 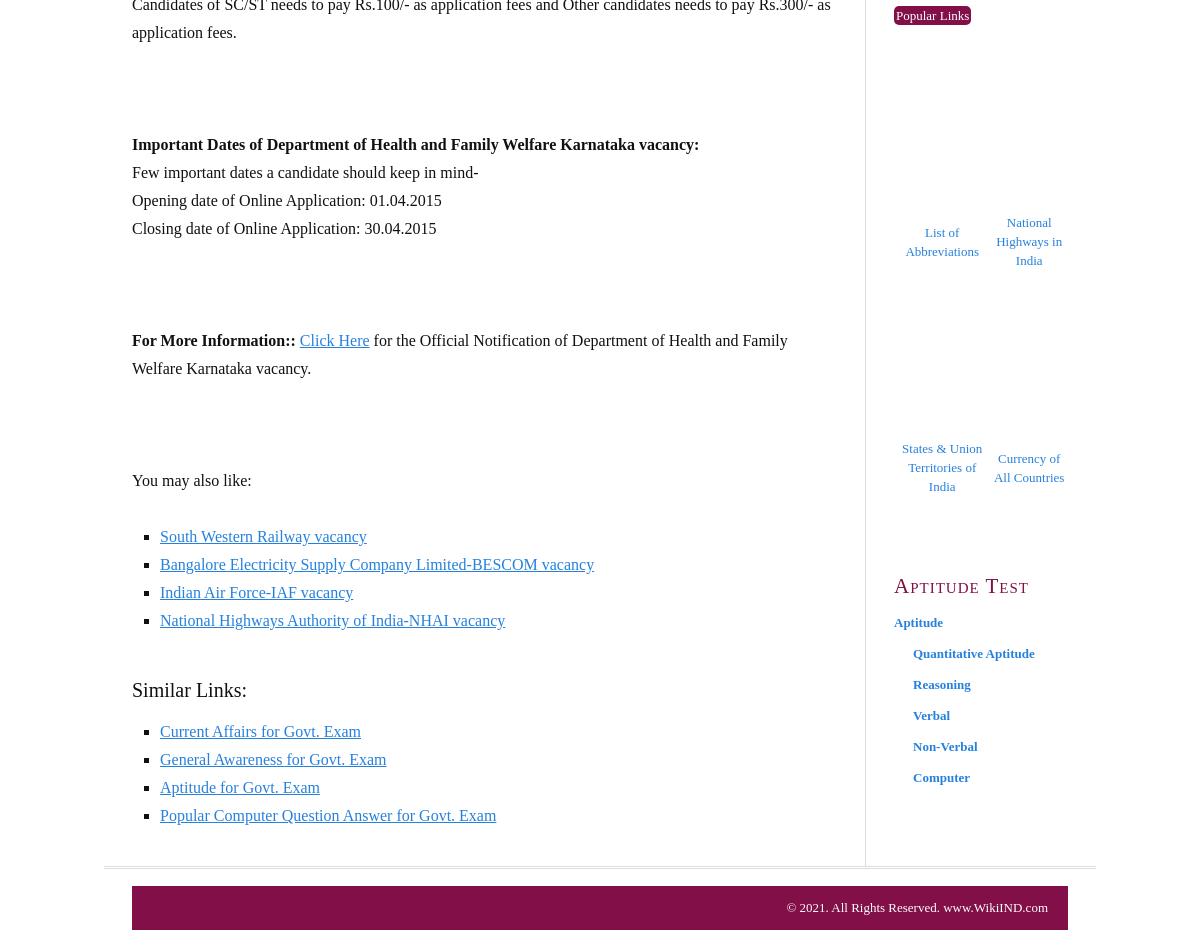 I want to click on 'Current Affairs for Govt. Exam', so click(x=259, y=731).